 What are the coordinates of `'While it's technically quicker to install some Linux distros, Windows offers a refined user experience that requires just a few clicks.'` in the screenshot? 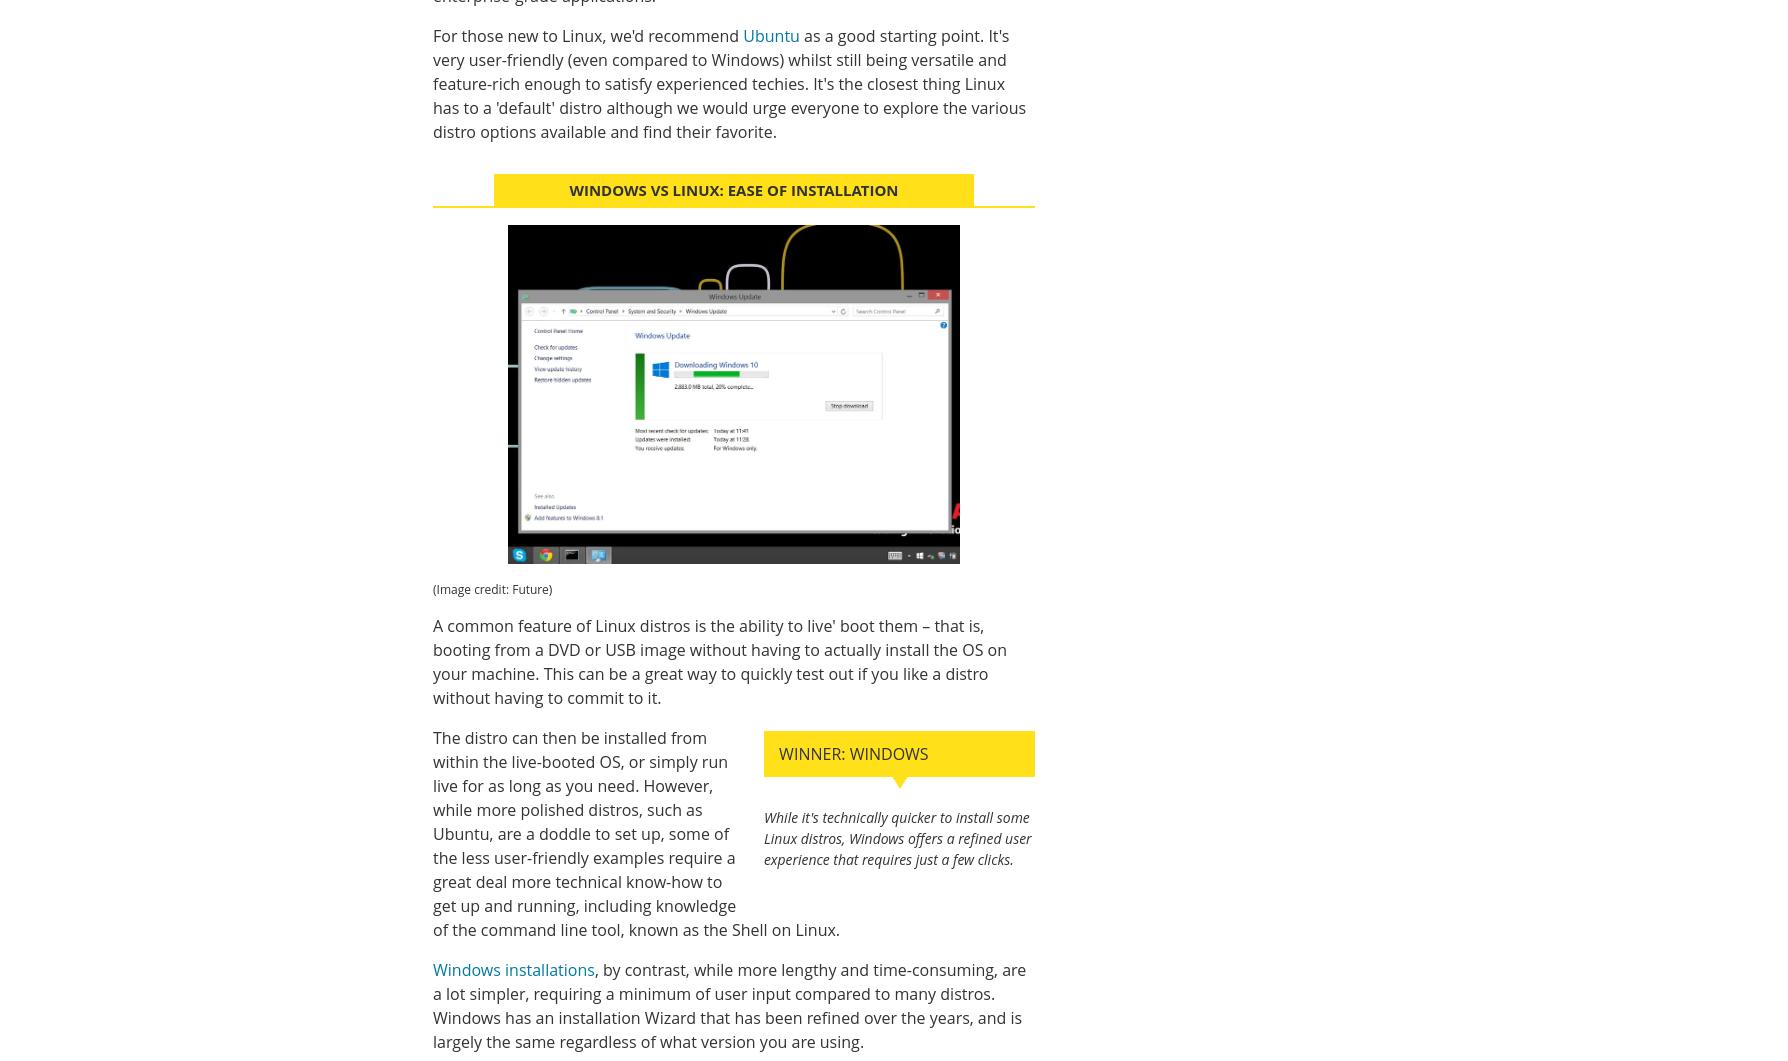 It's located at (897, 837).